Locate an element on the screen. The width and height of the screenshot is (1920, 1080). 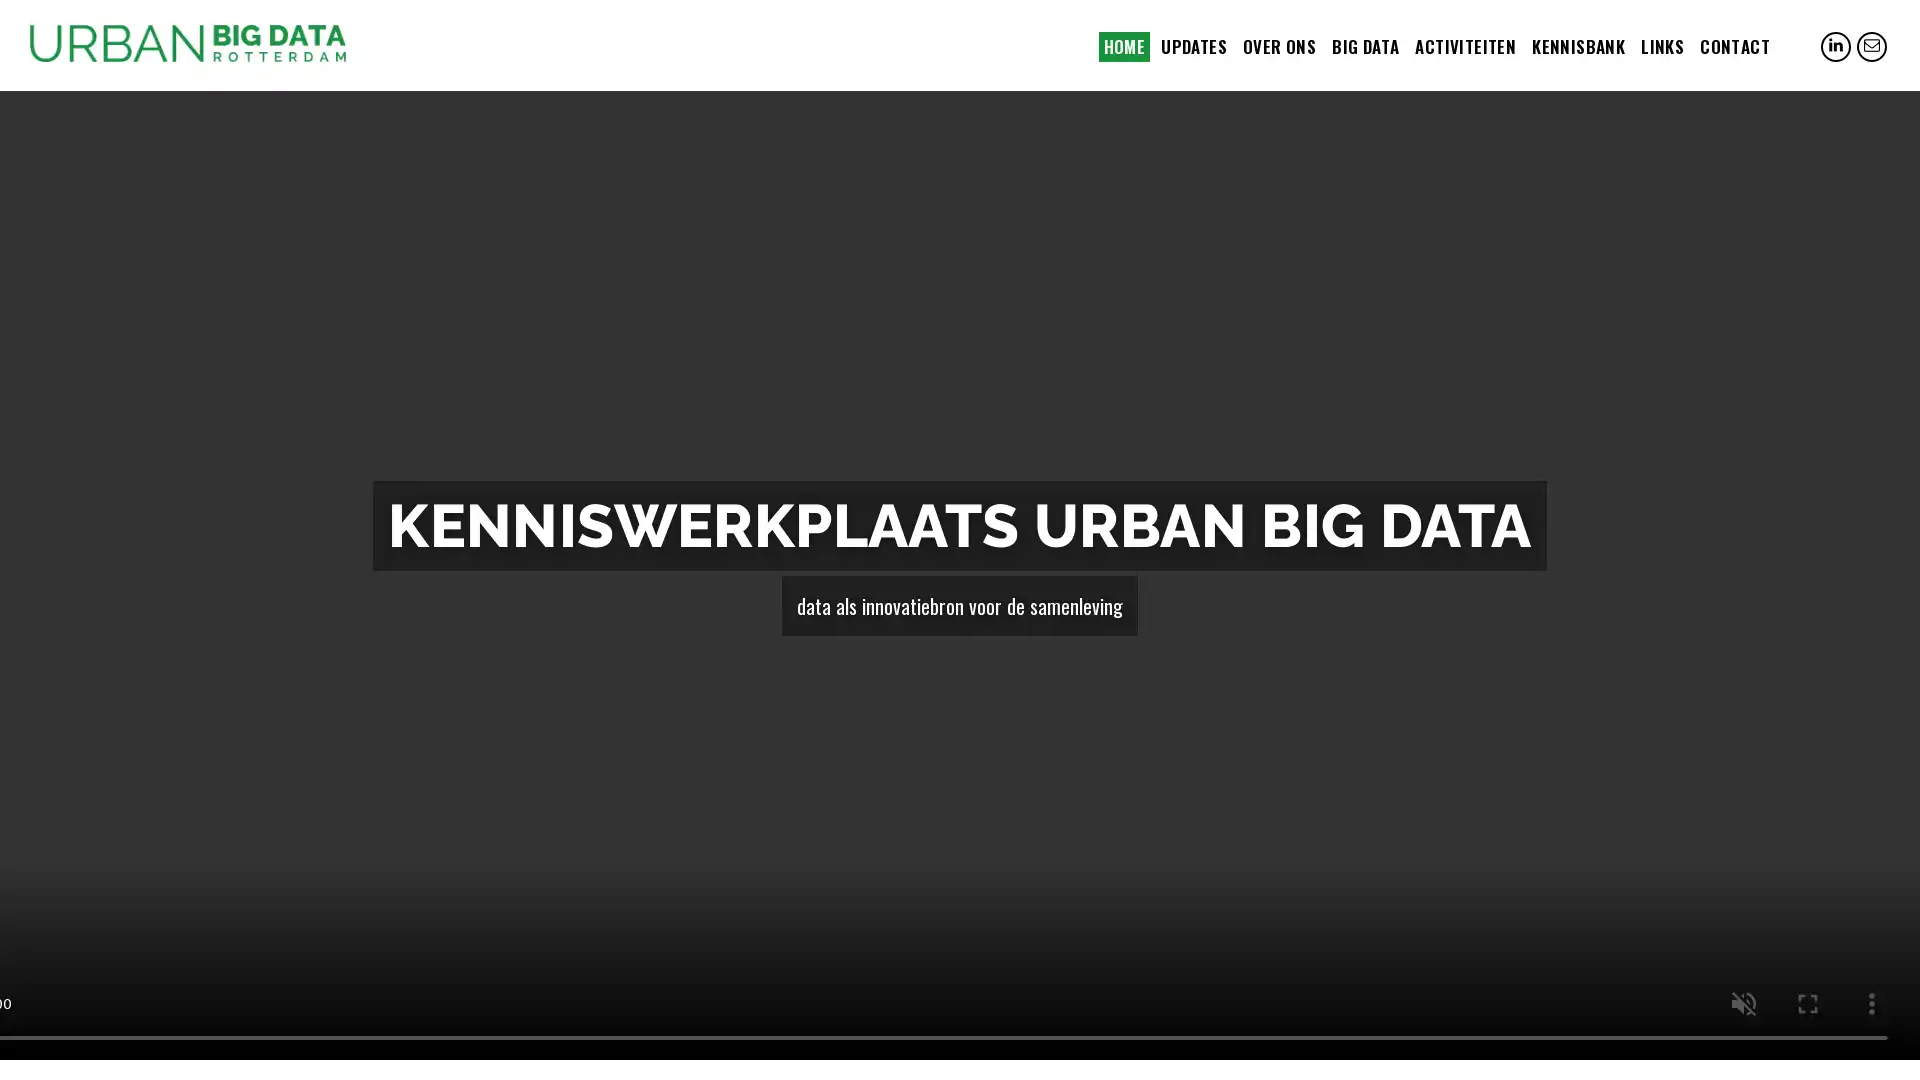
enter full screen is located at coordinates (1808, 1003).